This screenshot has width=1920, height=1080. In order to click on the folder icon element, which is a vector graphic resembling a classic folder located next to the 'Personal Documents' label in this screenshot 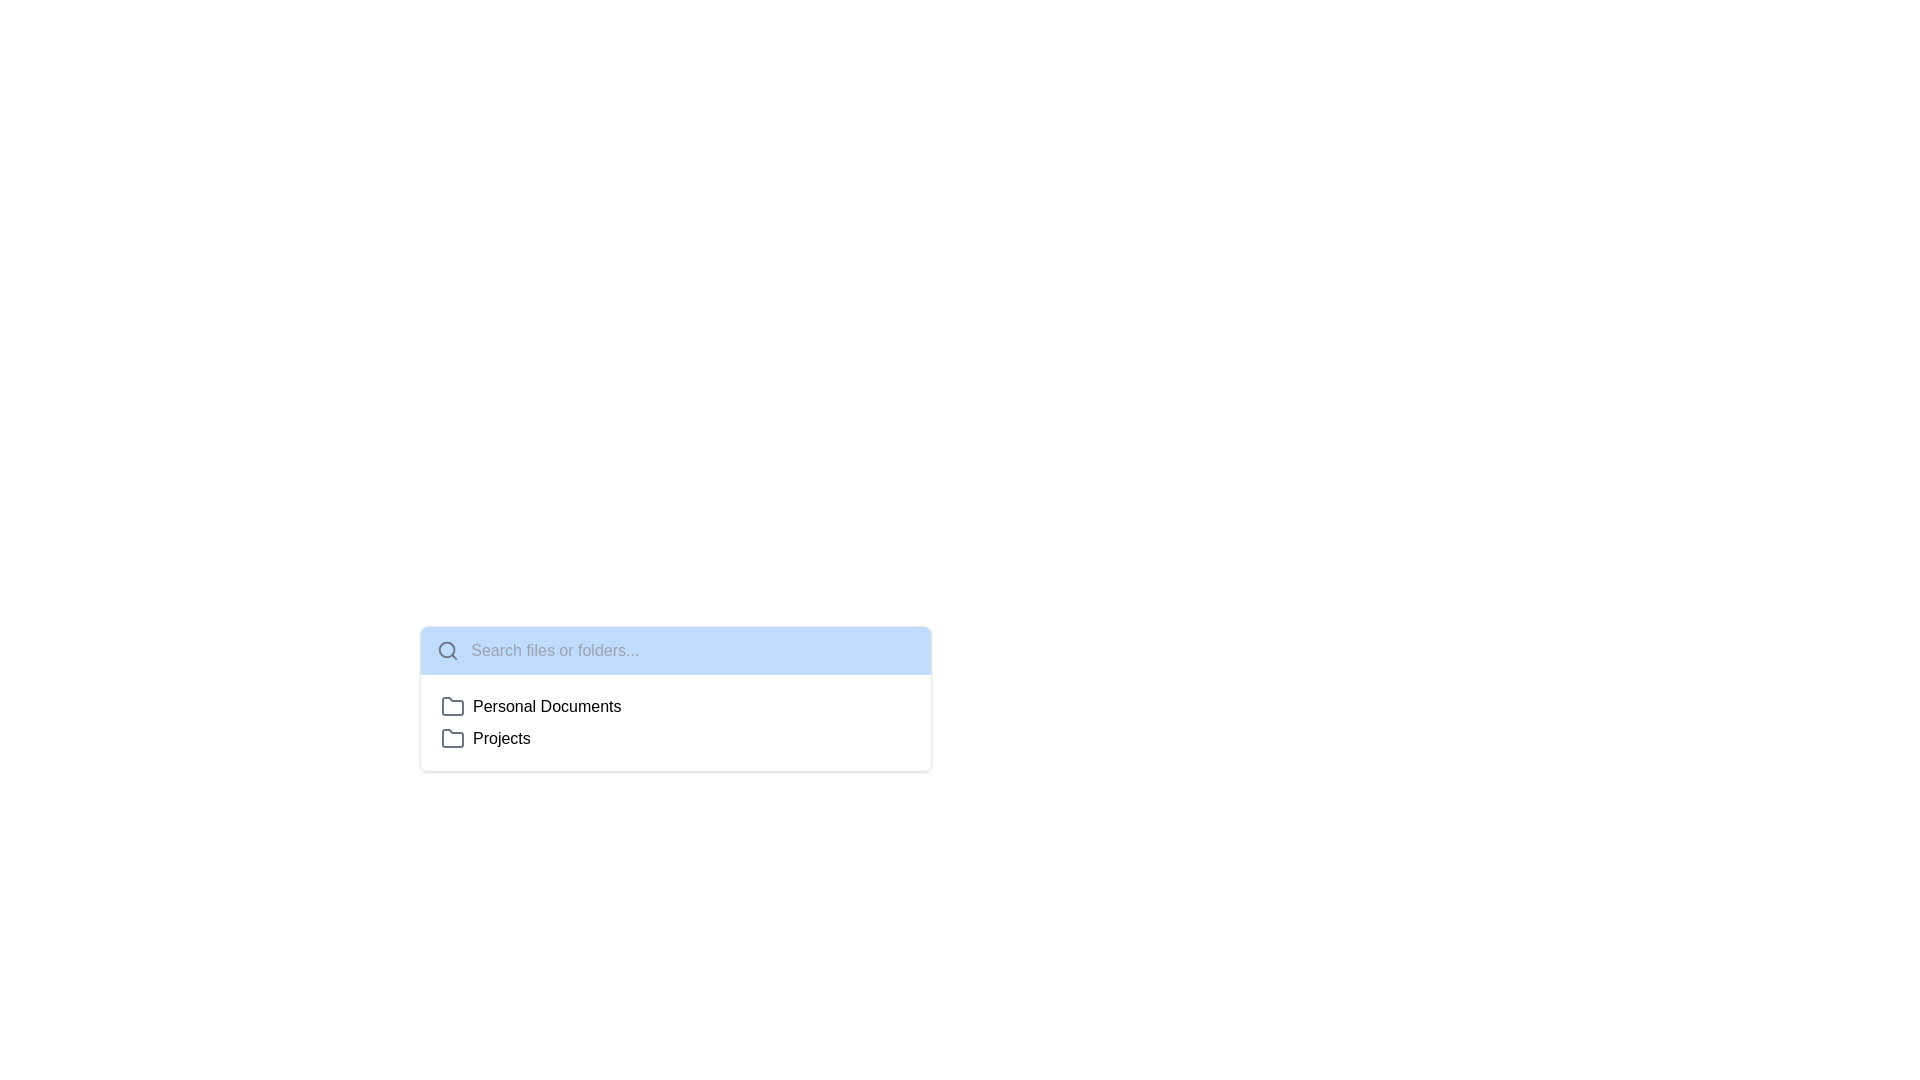, I will do `click(451, 705)`.